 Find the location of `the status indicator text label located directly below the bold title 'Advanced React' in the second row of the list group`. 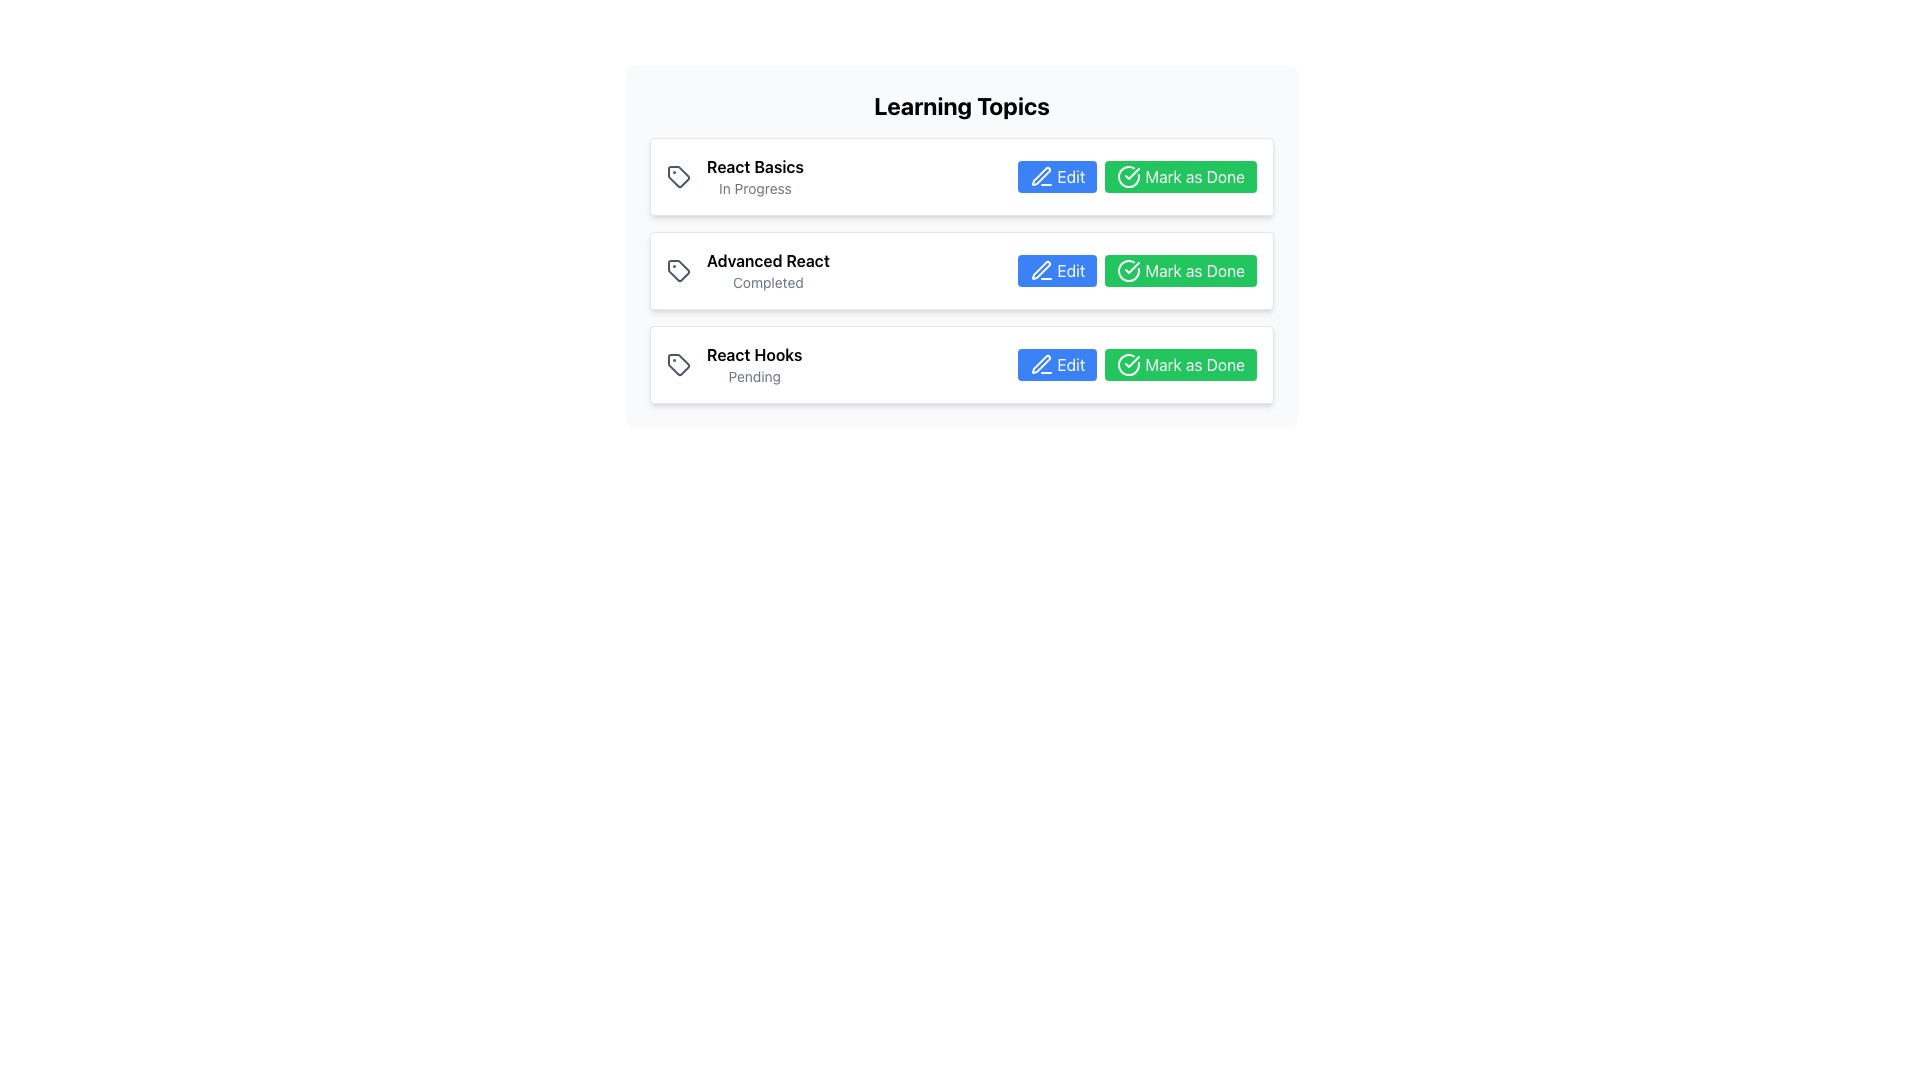

the status indicator text label located directly below the bold title 'Advanced React' in the second row of the list group is located at coordinates (767, 282).